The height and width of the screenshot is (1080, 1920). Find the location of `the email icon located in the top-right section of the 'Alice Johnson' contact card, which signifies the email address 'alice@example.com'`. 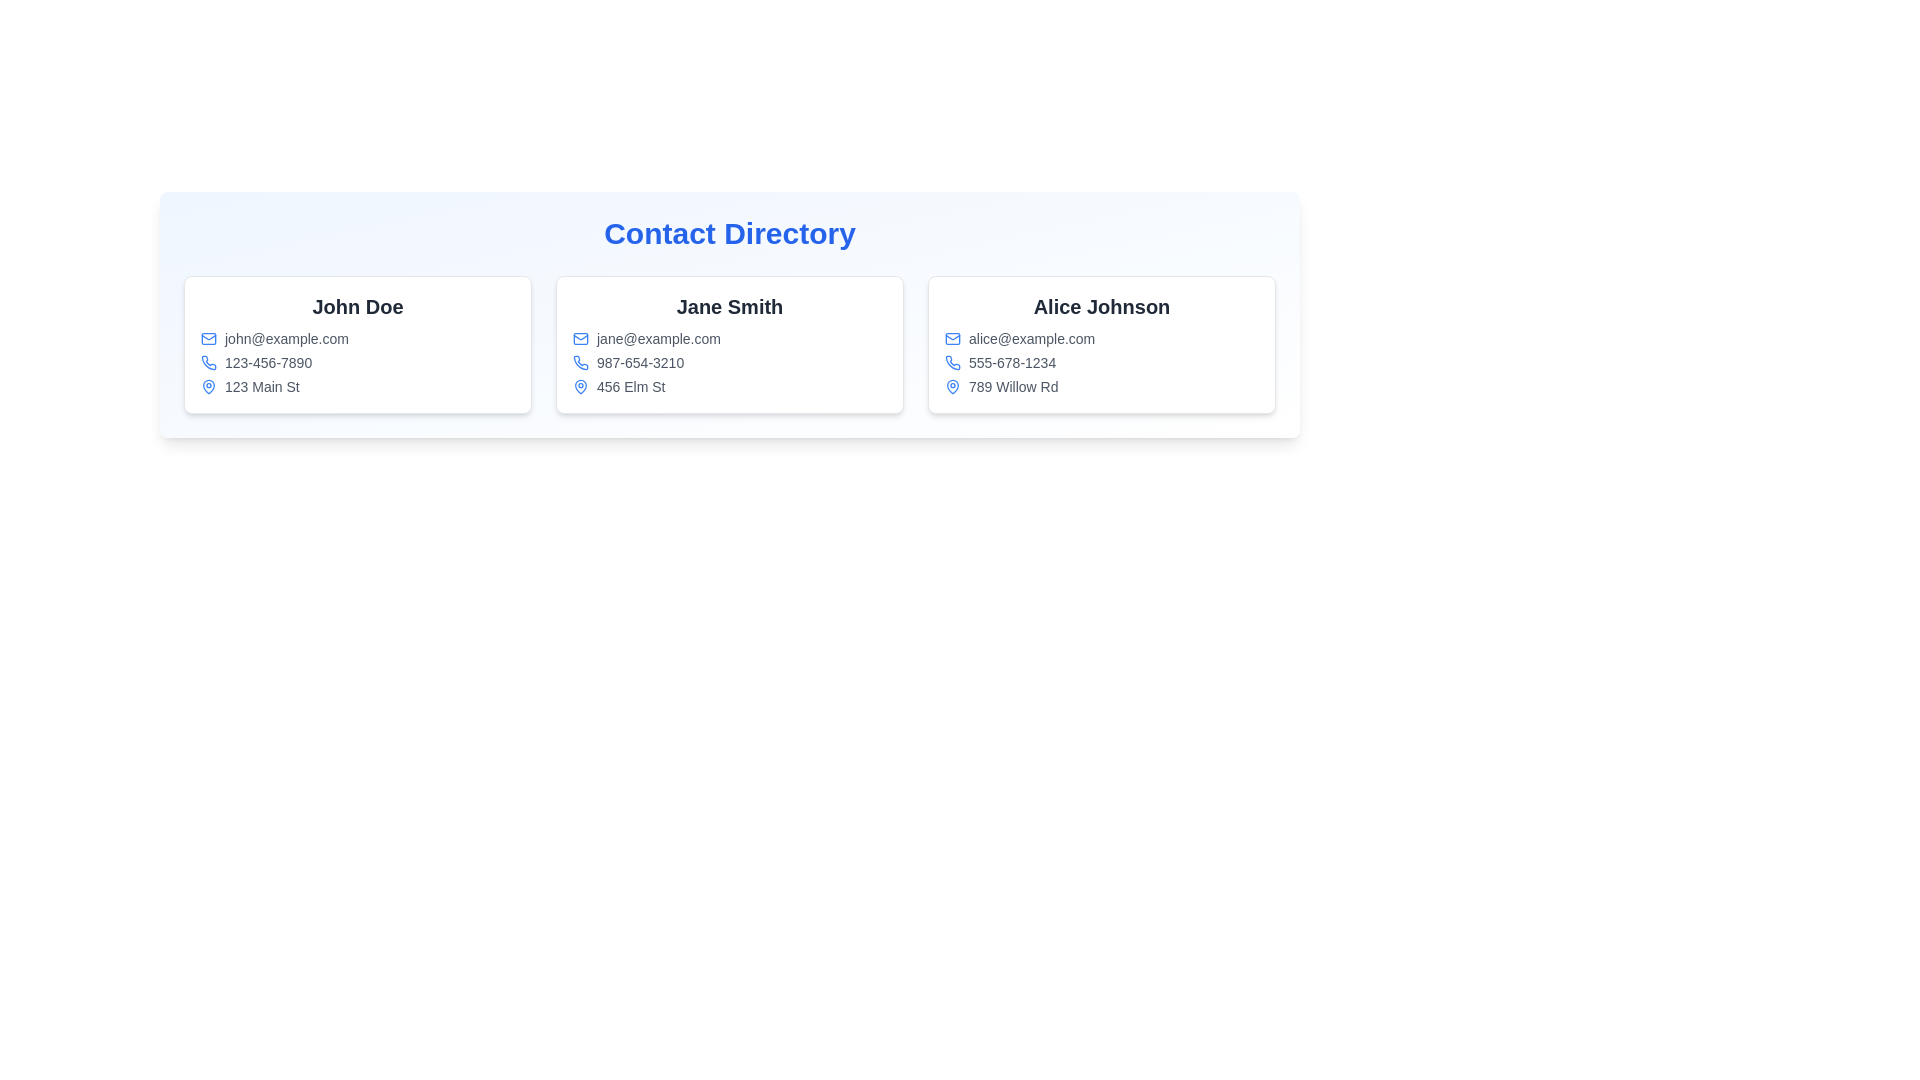

the email icon located in the top-right section of the 'Alice Johnson' contact card, which signifies the email address 'alice@example.com' is located at coordinates (952, 338).